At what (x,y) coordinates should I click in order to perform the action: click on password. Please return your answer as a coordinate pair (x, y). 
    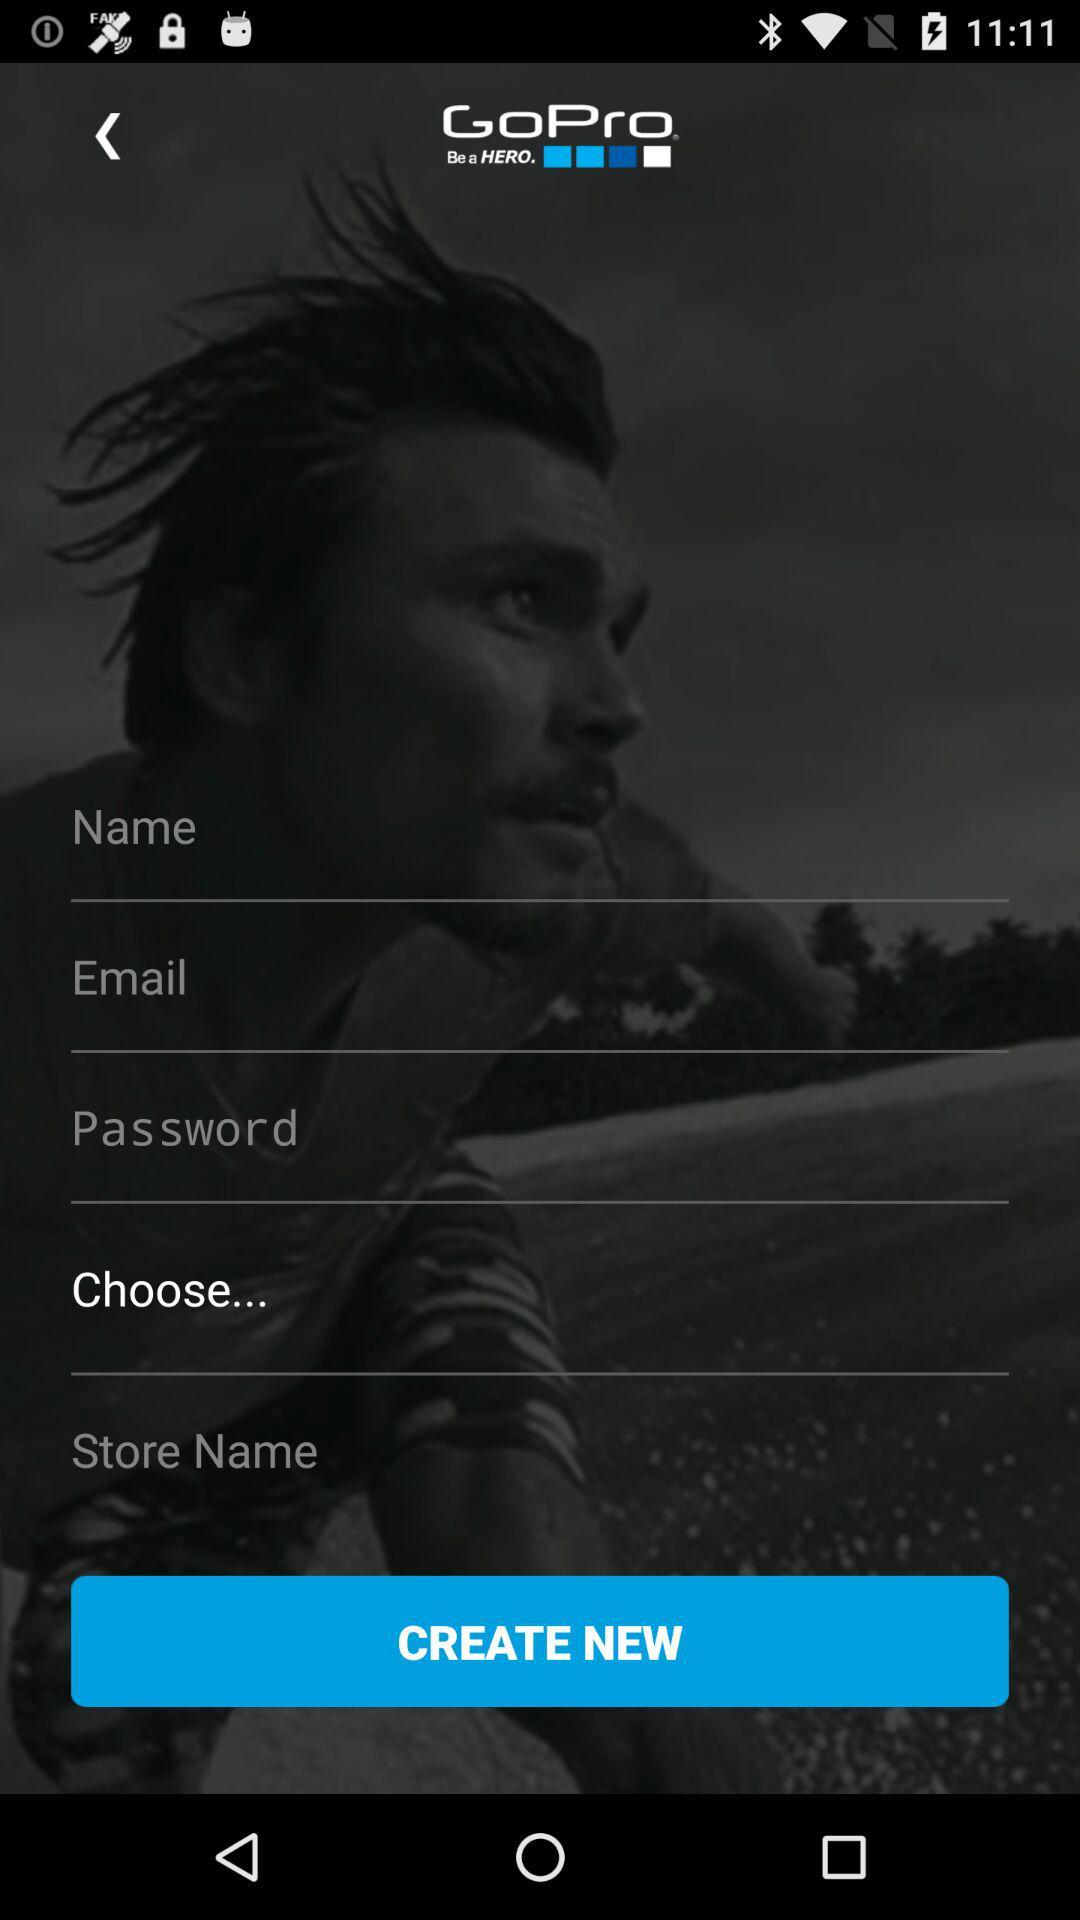
    Looking at the image, I should click on (540, 1126).